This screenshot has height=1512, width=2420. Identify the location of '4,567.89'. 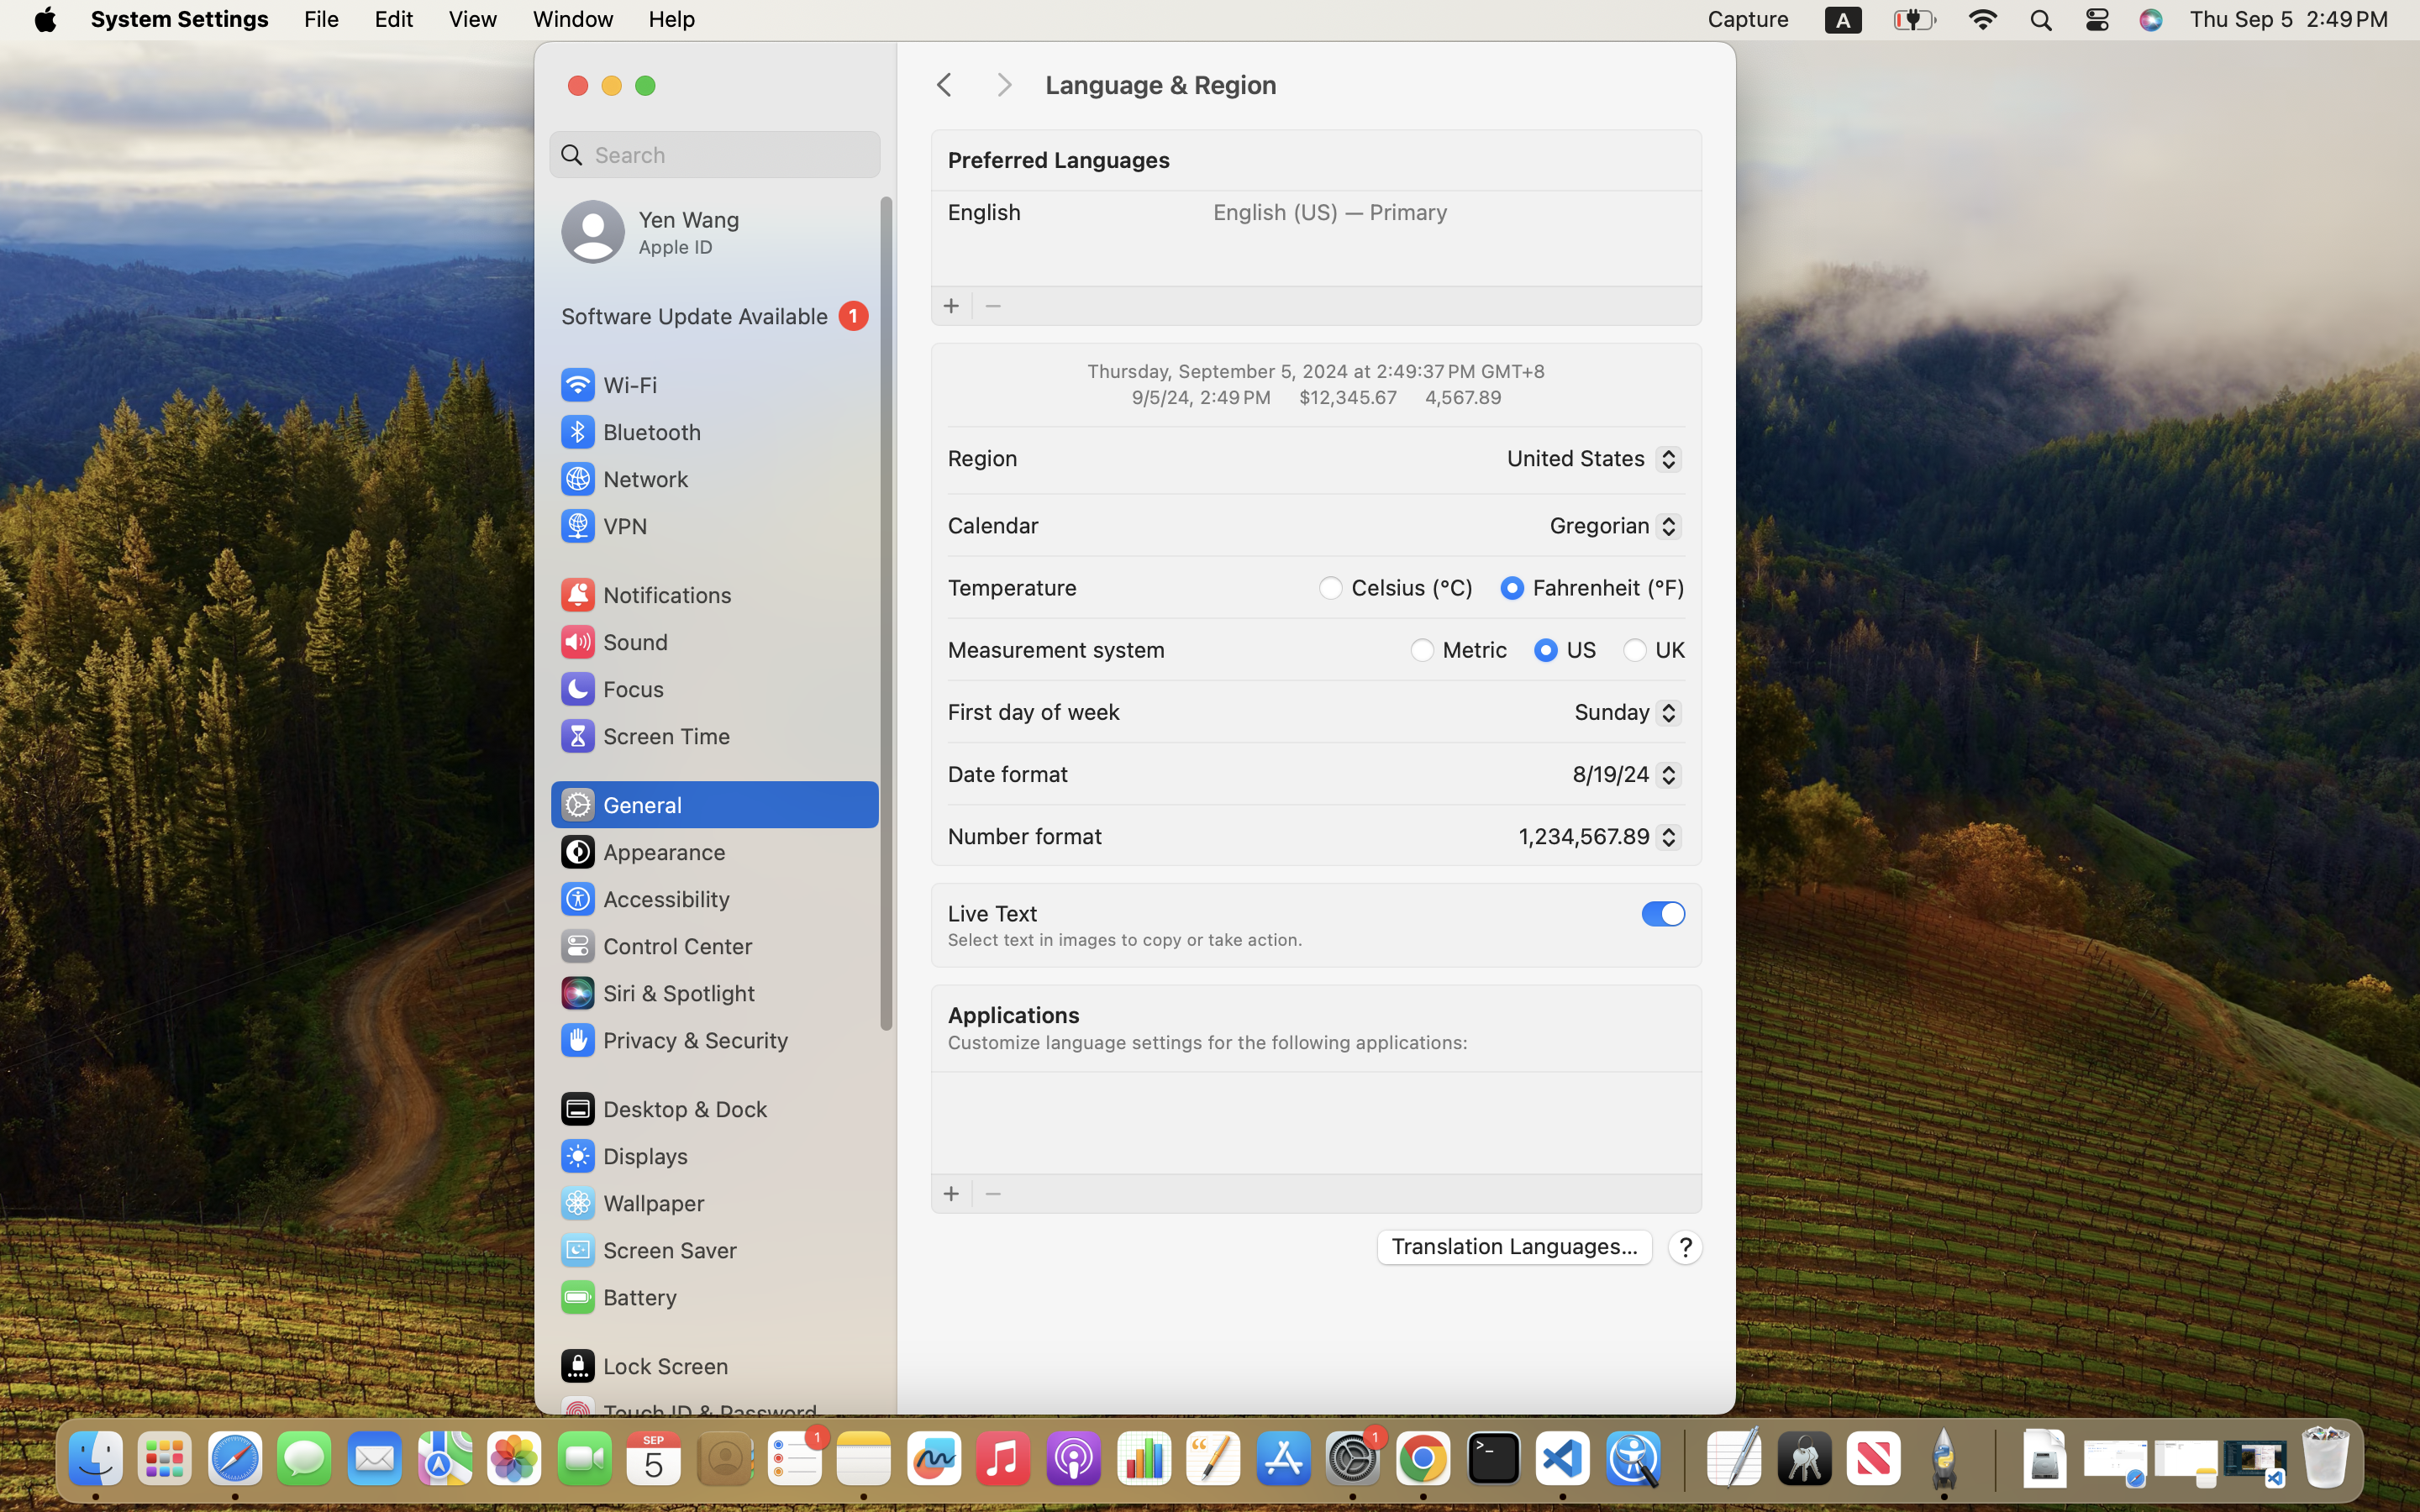
(1461, 395).